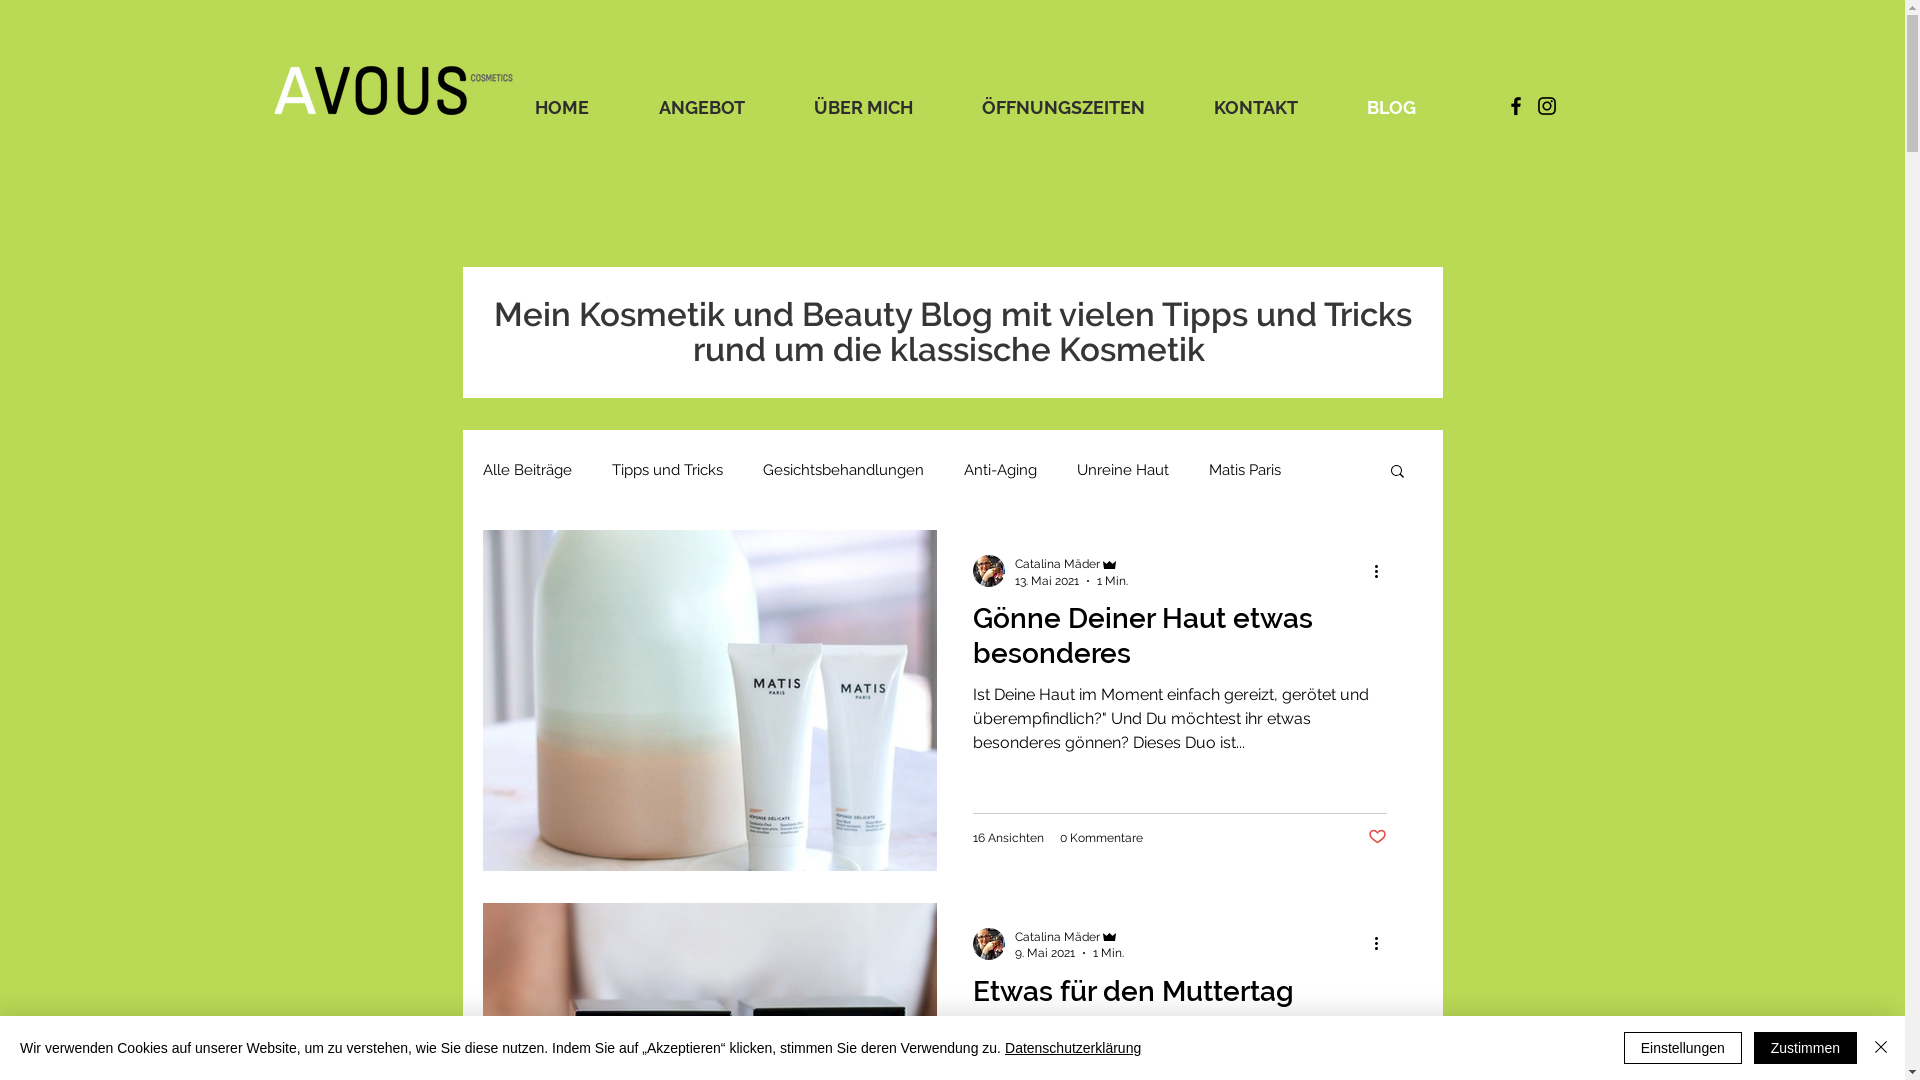 The image size is (1920, 1080). What do you see at coordinates (1100, 837) in the screenshot?
I see `'0 Kommentare'` at bounding box center [1100, 837].